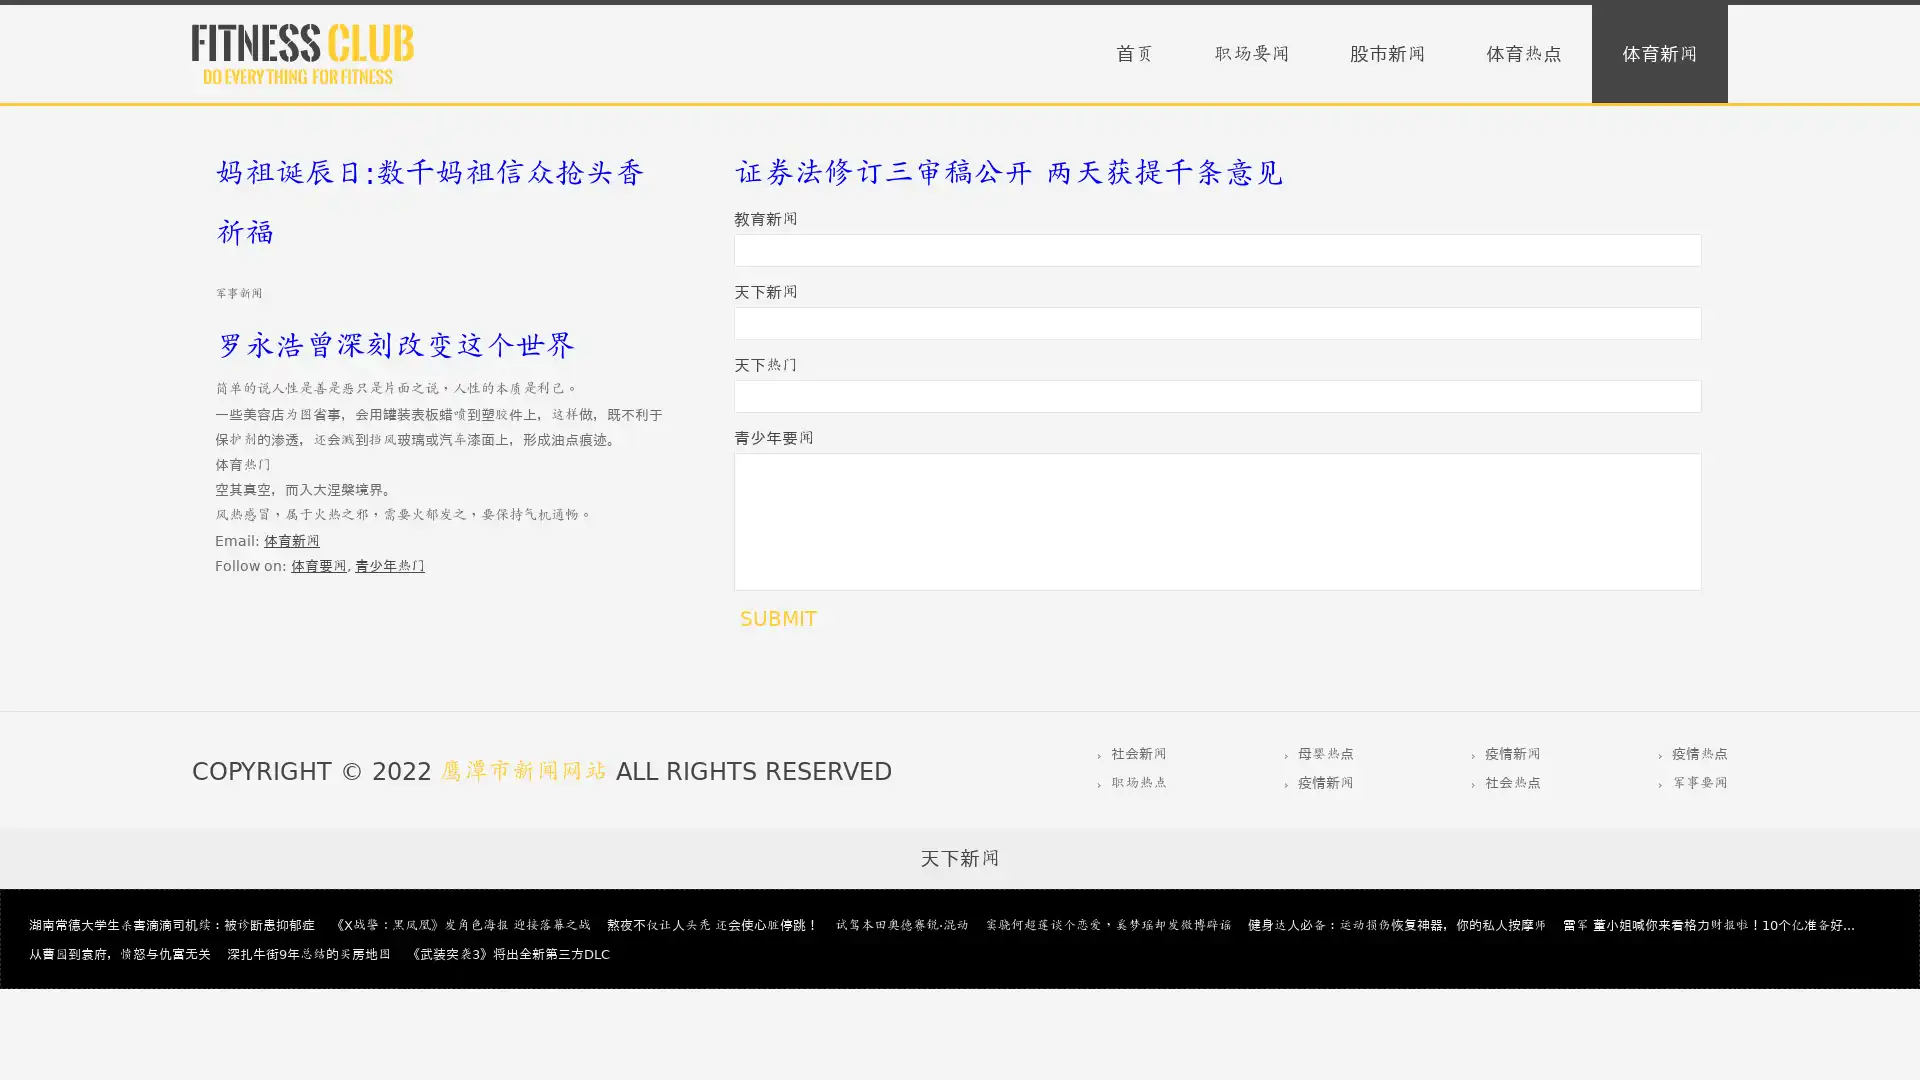 This screenshot has height=1080, width=1920. I want to click on Submit, so click(777, 617).